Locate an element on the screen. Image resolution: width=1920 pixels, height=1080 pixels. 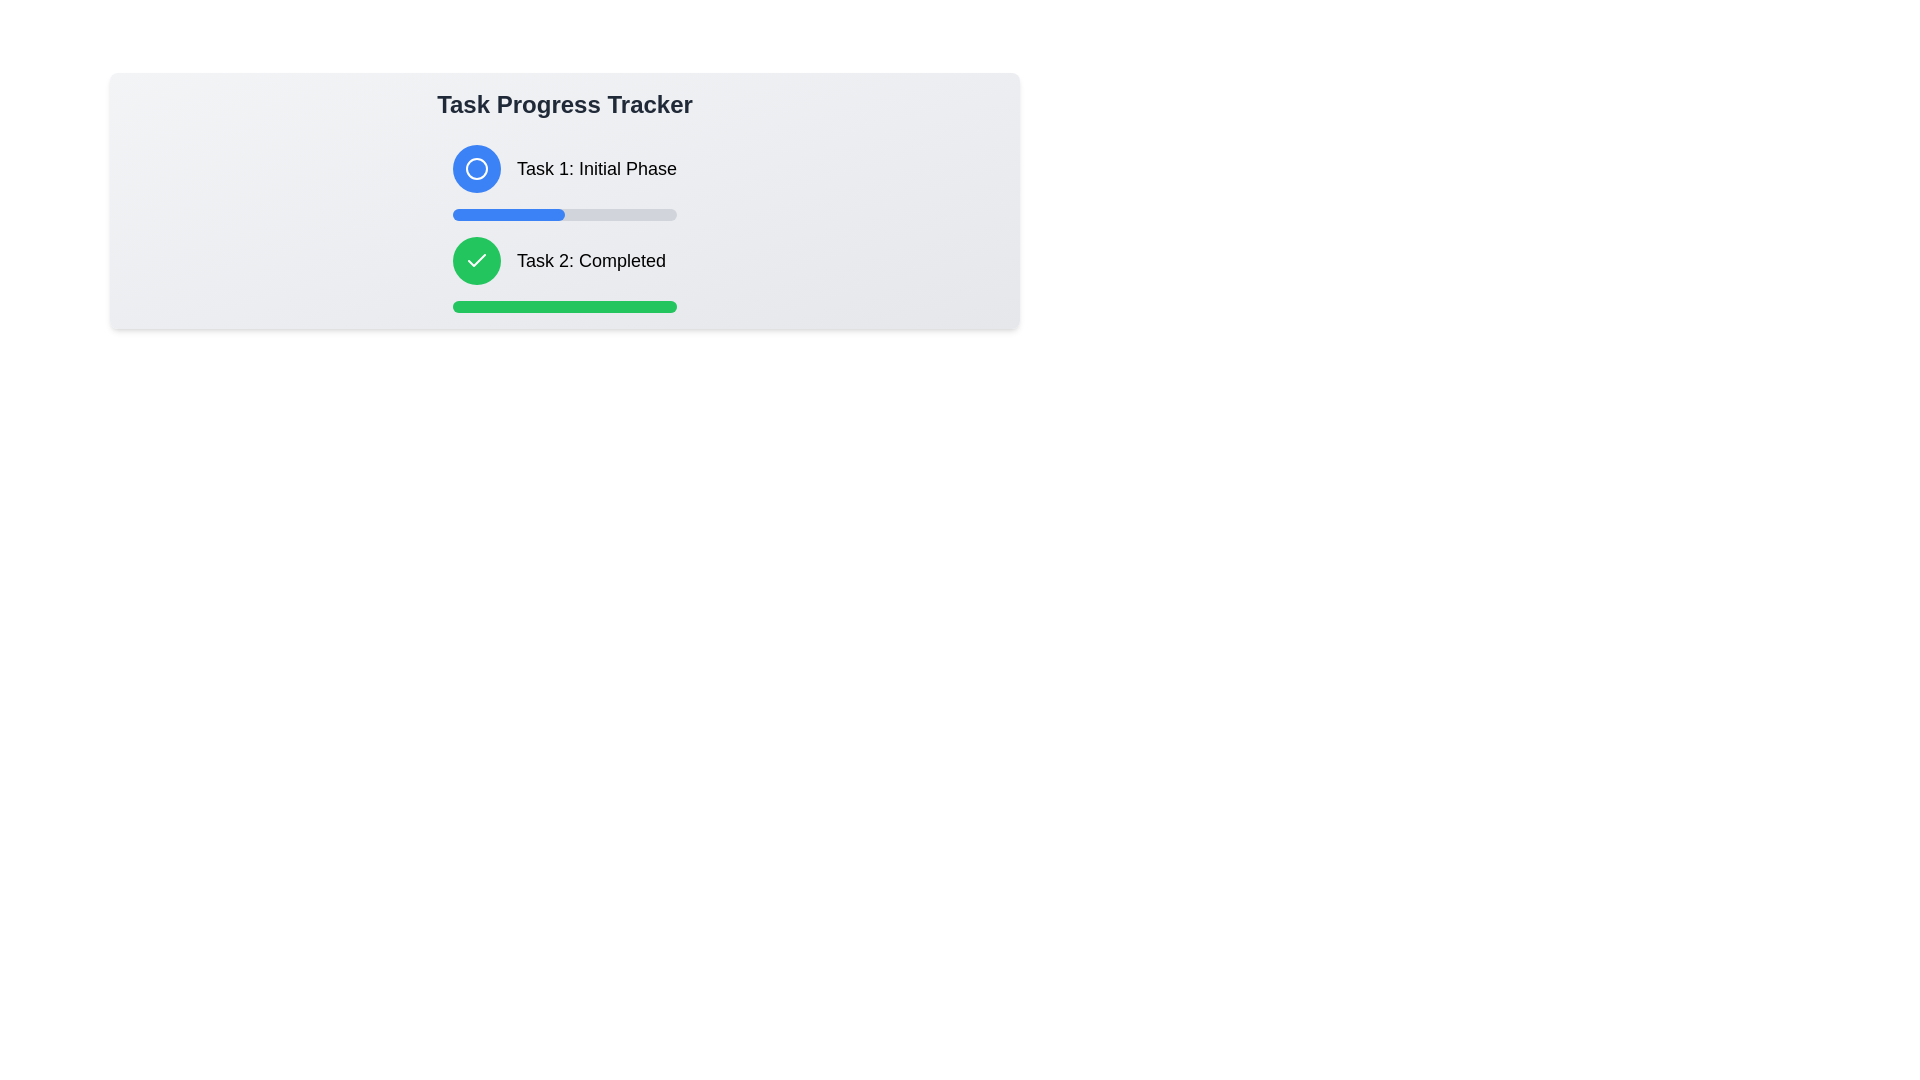
the completion icon located to the left of the text 'Task 2: Completed', which signifies that the associated task has been completed is located at coordinates (475, 260).